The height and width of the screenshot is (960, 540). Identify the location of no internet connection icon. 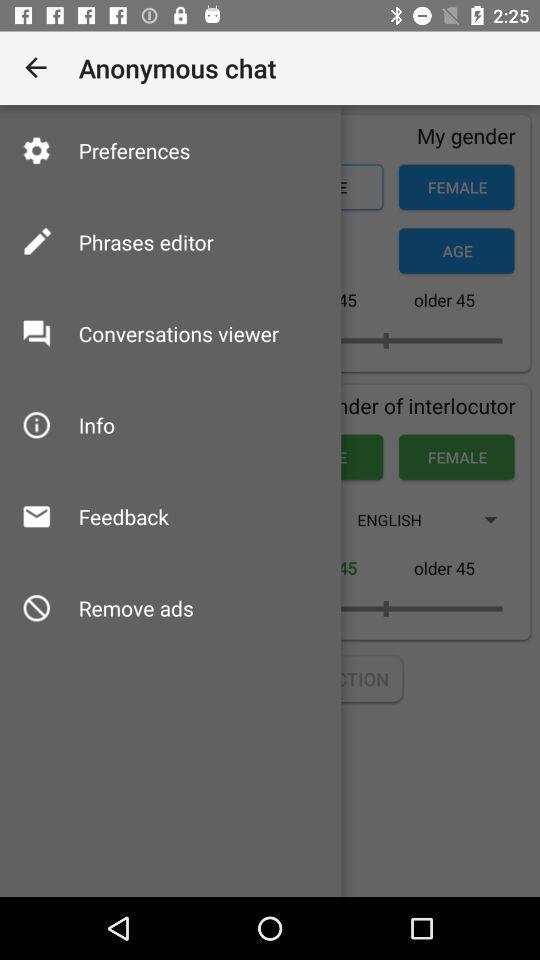
(270, 679).